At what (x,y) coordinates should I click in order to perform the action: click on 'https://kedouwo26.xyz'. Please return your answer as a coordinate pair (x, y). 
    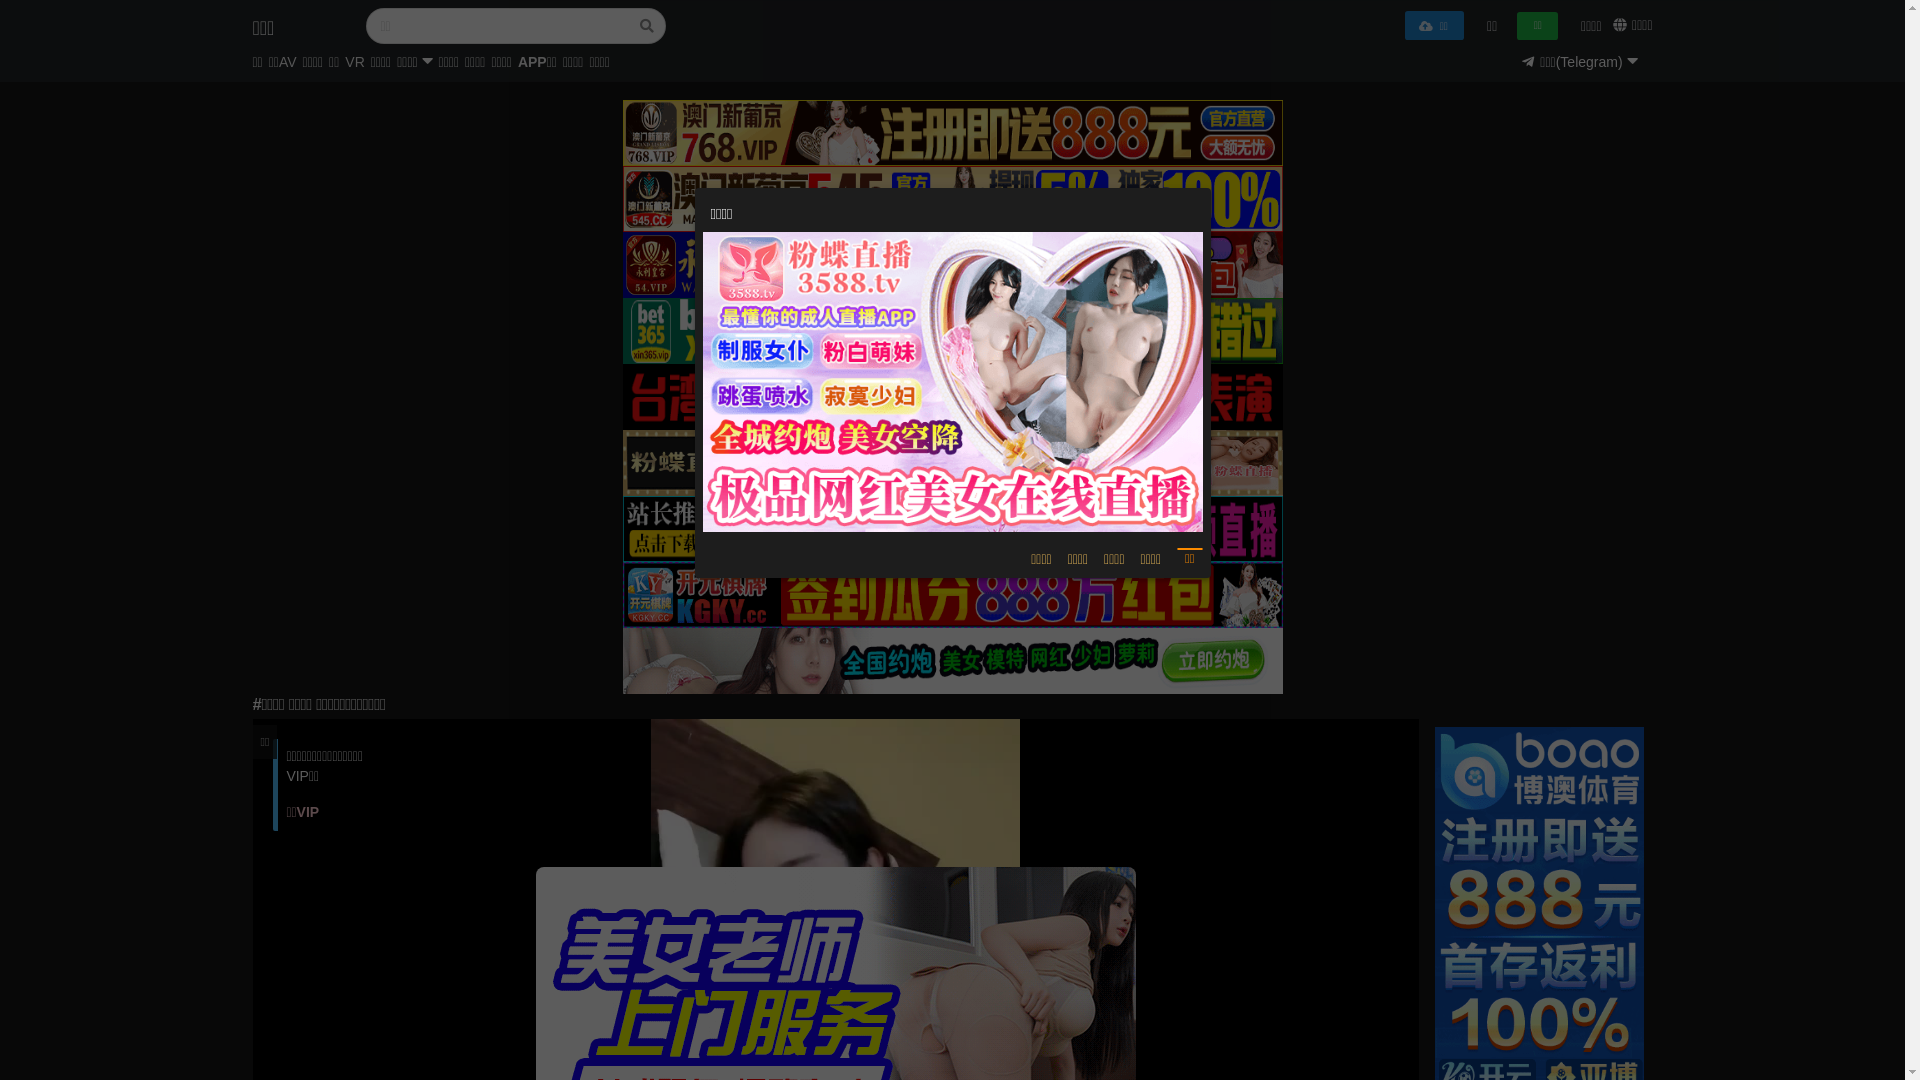
    Looking at the image, I should click on (951, 393).